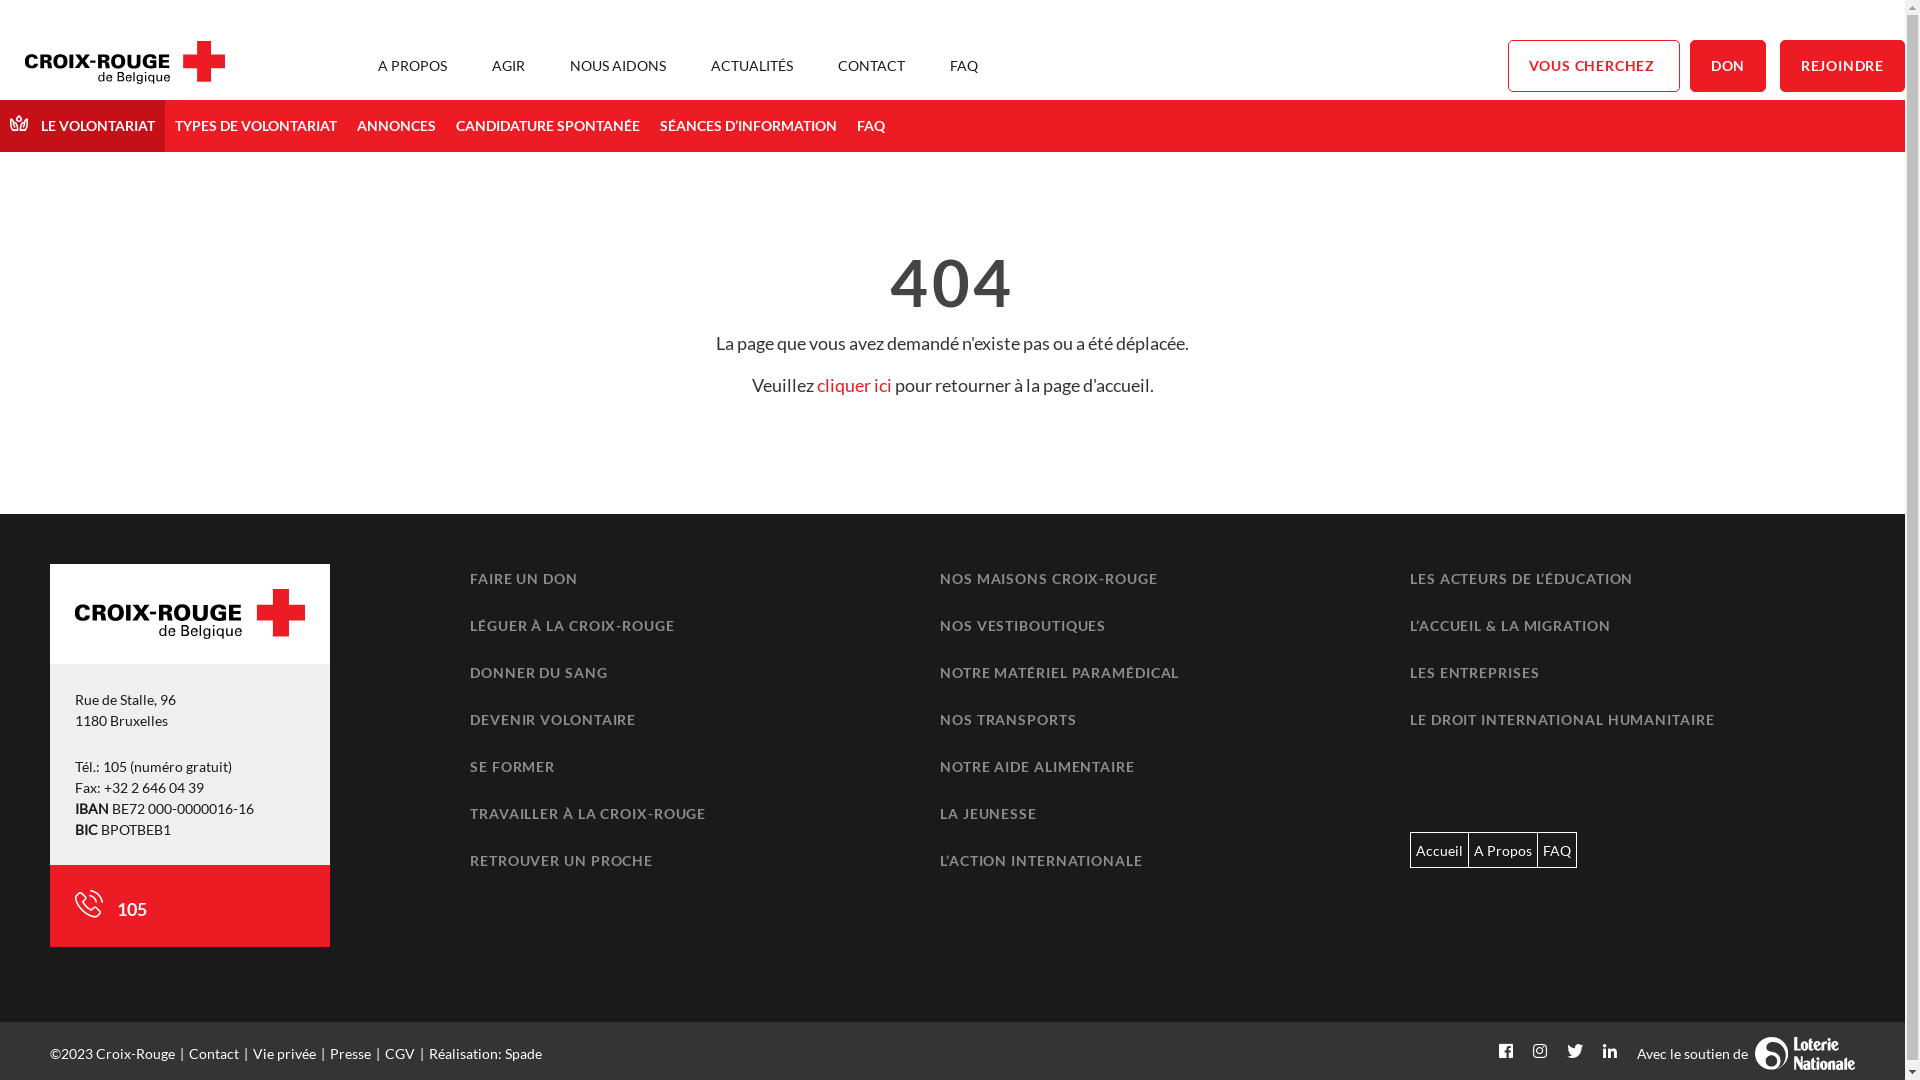 This screenshot has width=1920, height=1080. Describe the element at coordinates (346, 126) in the screenshot. I see `'ANNONCES'` at that location.